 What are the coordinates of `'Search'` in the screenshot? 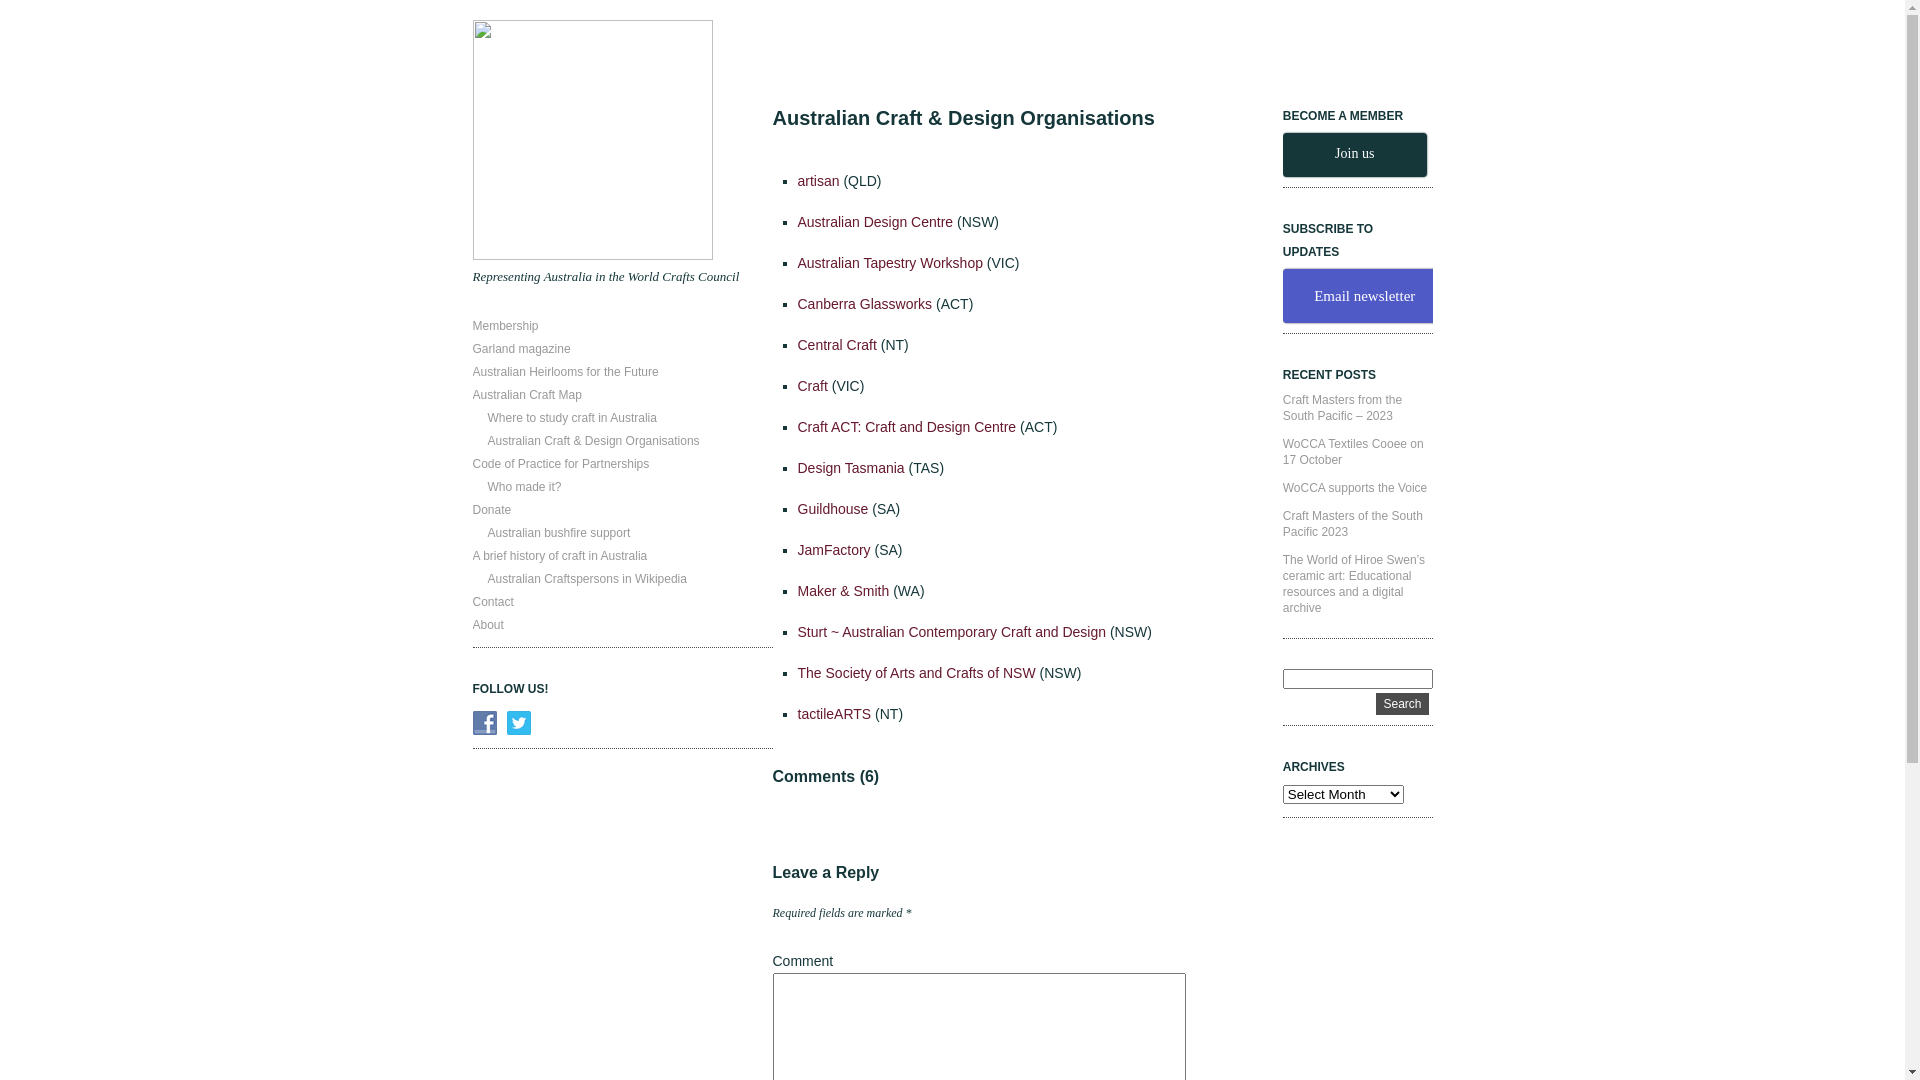 It's located at (1400, 703).